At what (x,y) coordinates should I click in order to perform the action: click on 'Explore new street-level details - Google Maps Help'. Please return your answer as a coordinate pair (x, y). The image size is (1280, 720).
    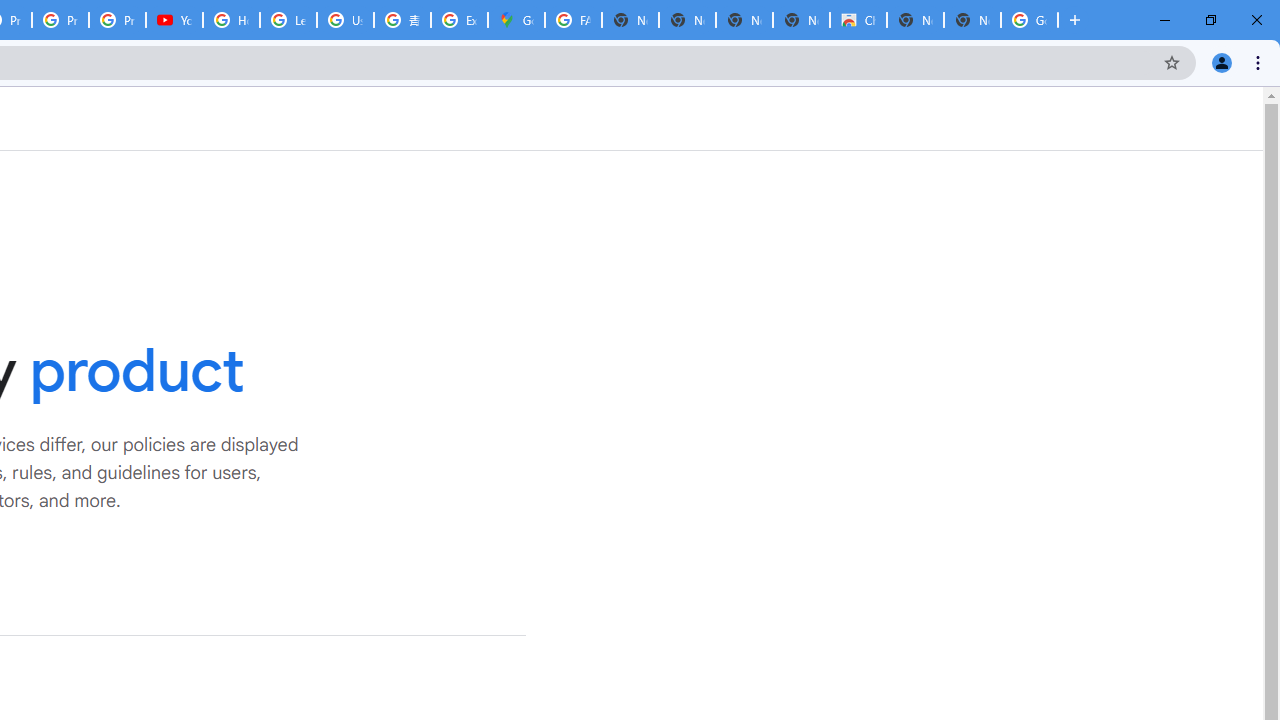
    Looking at the image, I should click on (458, 20).